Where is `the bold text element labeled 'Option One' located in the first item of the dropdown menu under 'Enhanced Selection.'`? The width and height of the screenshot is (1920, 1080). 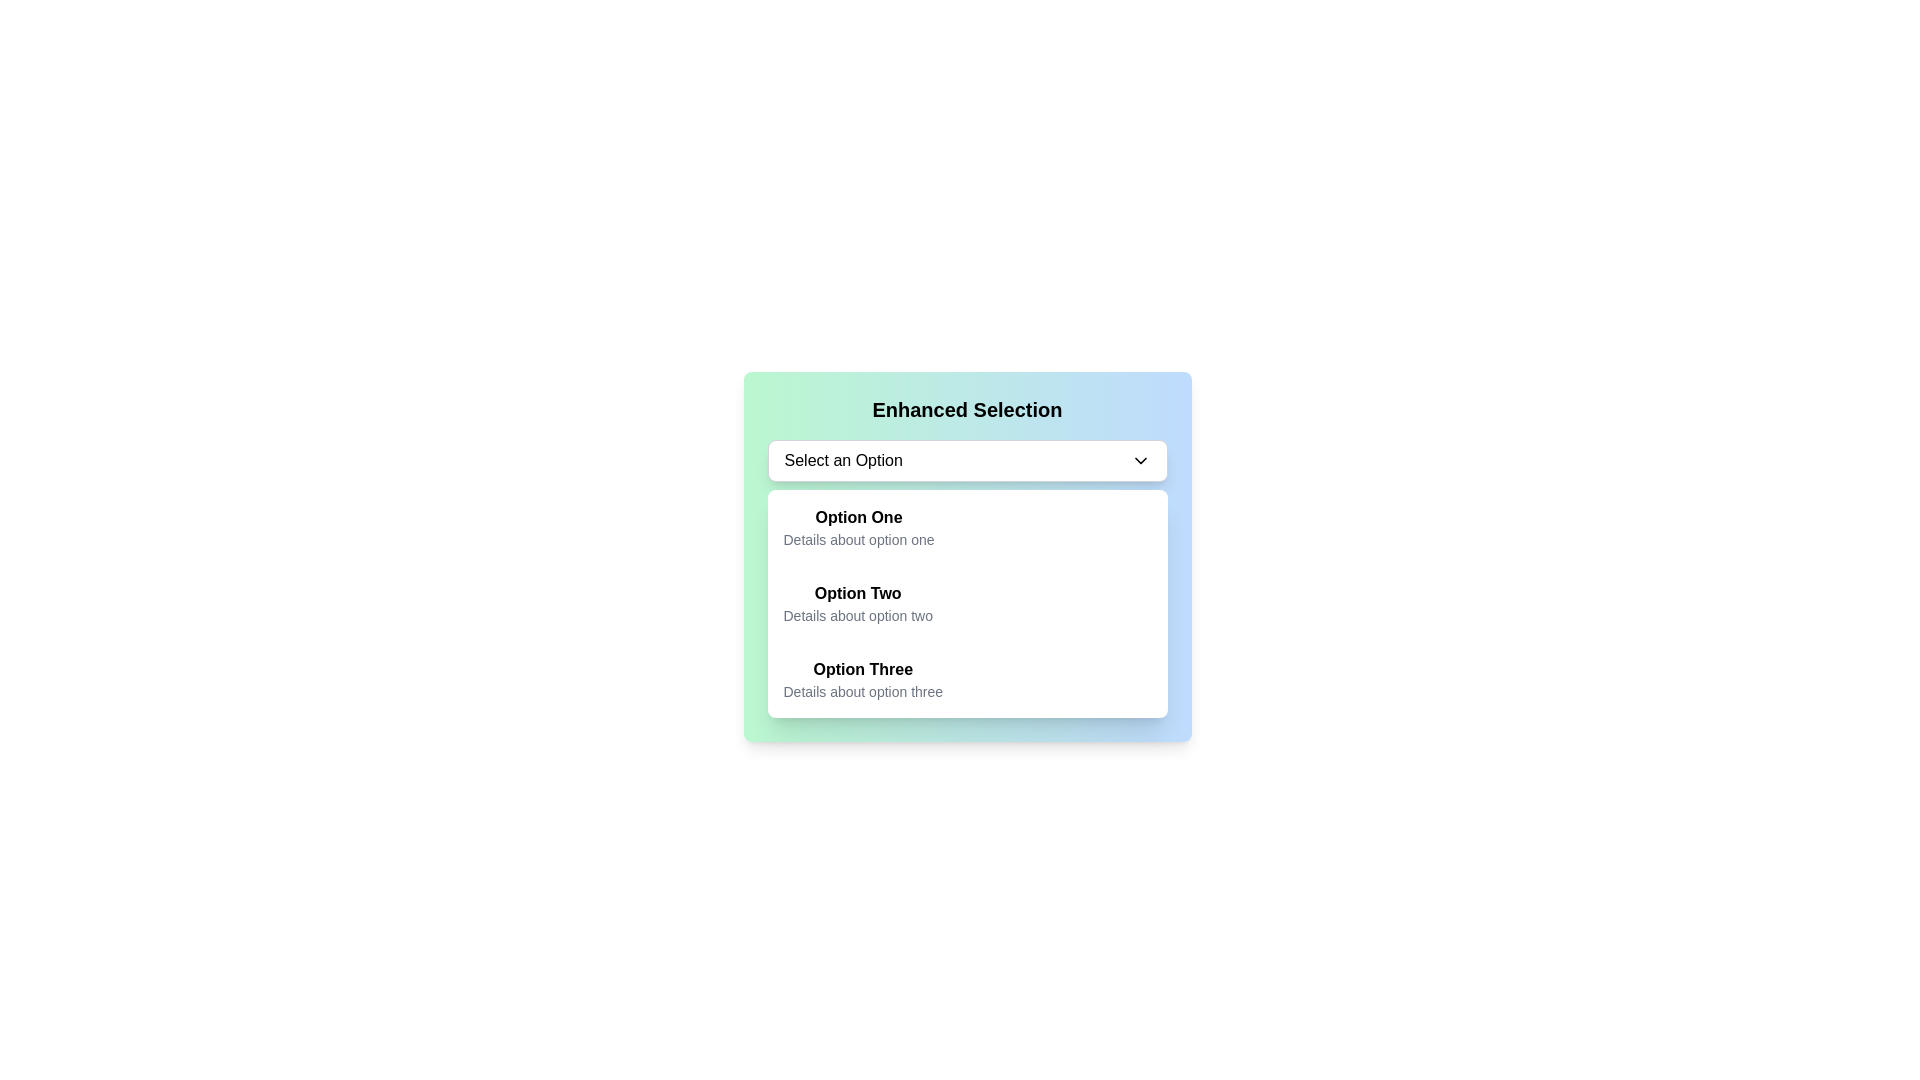
the bold text element labeled 'Option One' located in the first item of the dropdown menu under 'Enhanced Selection.' is located at coordinates (859, 516).